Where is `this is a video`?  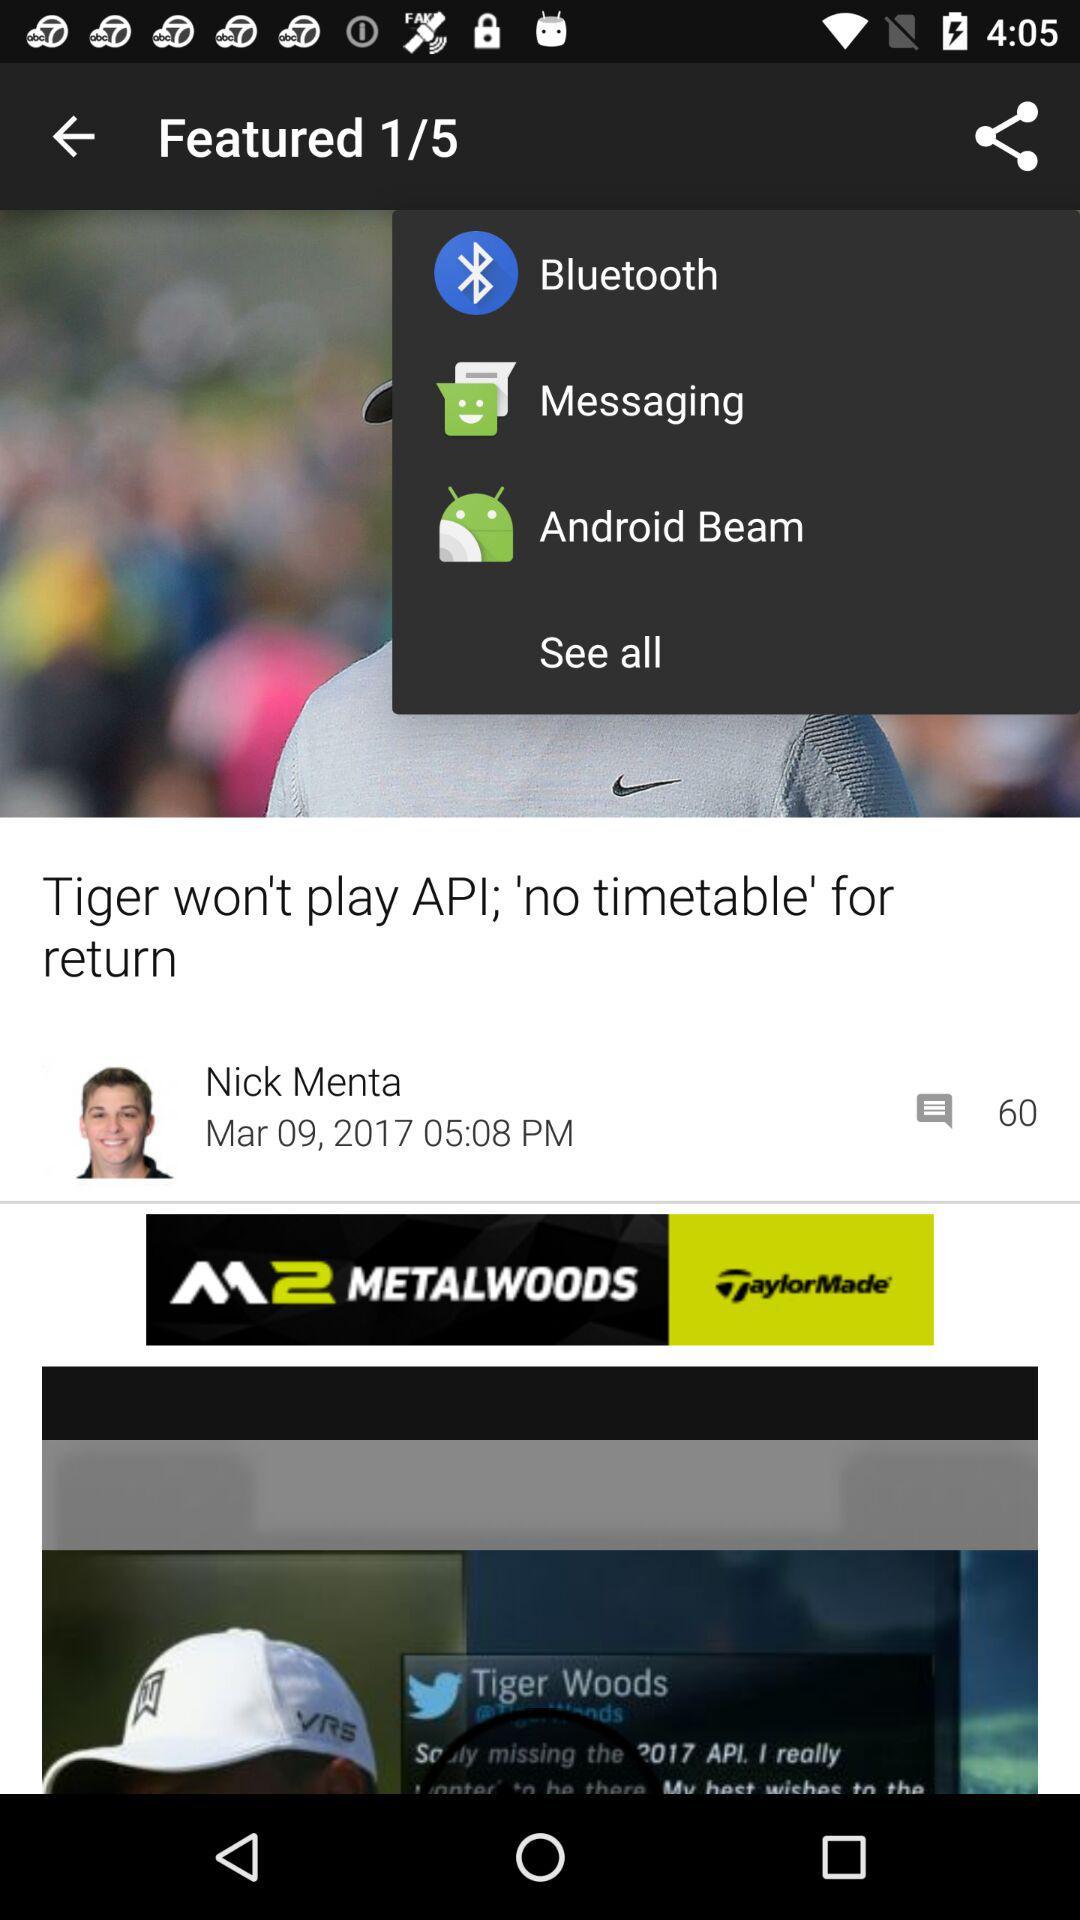 this is a video is located at coordinates (540, 1579).